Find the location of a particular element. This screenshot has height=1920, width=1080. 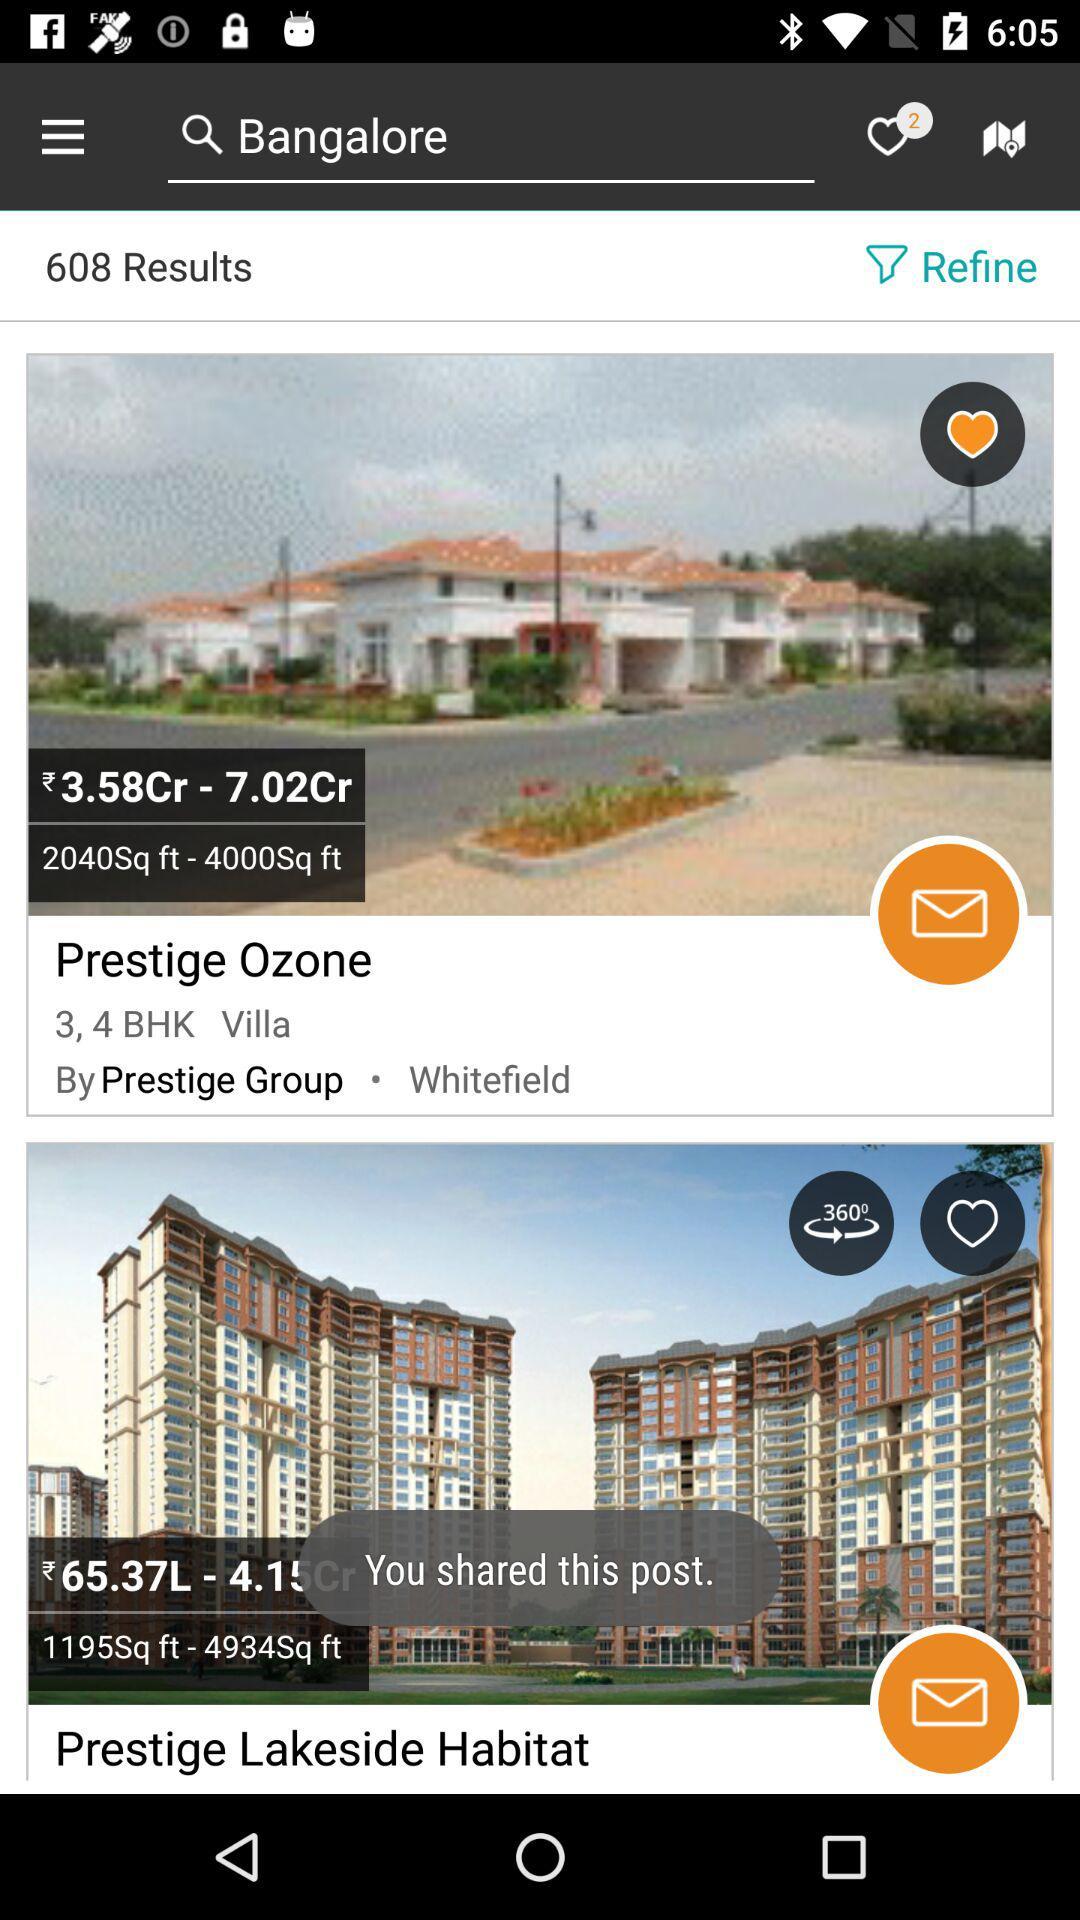

the favorite icon is located at coordinates (886, 135).